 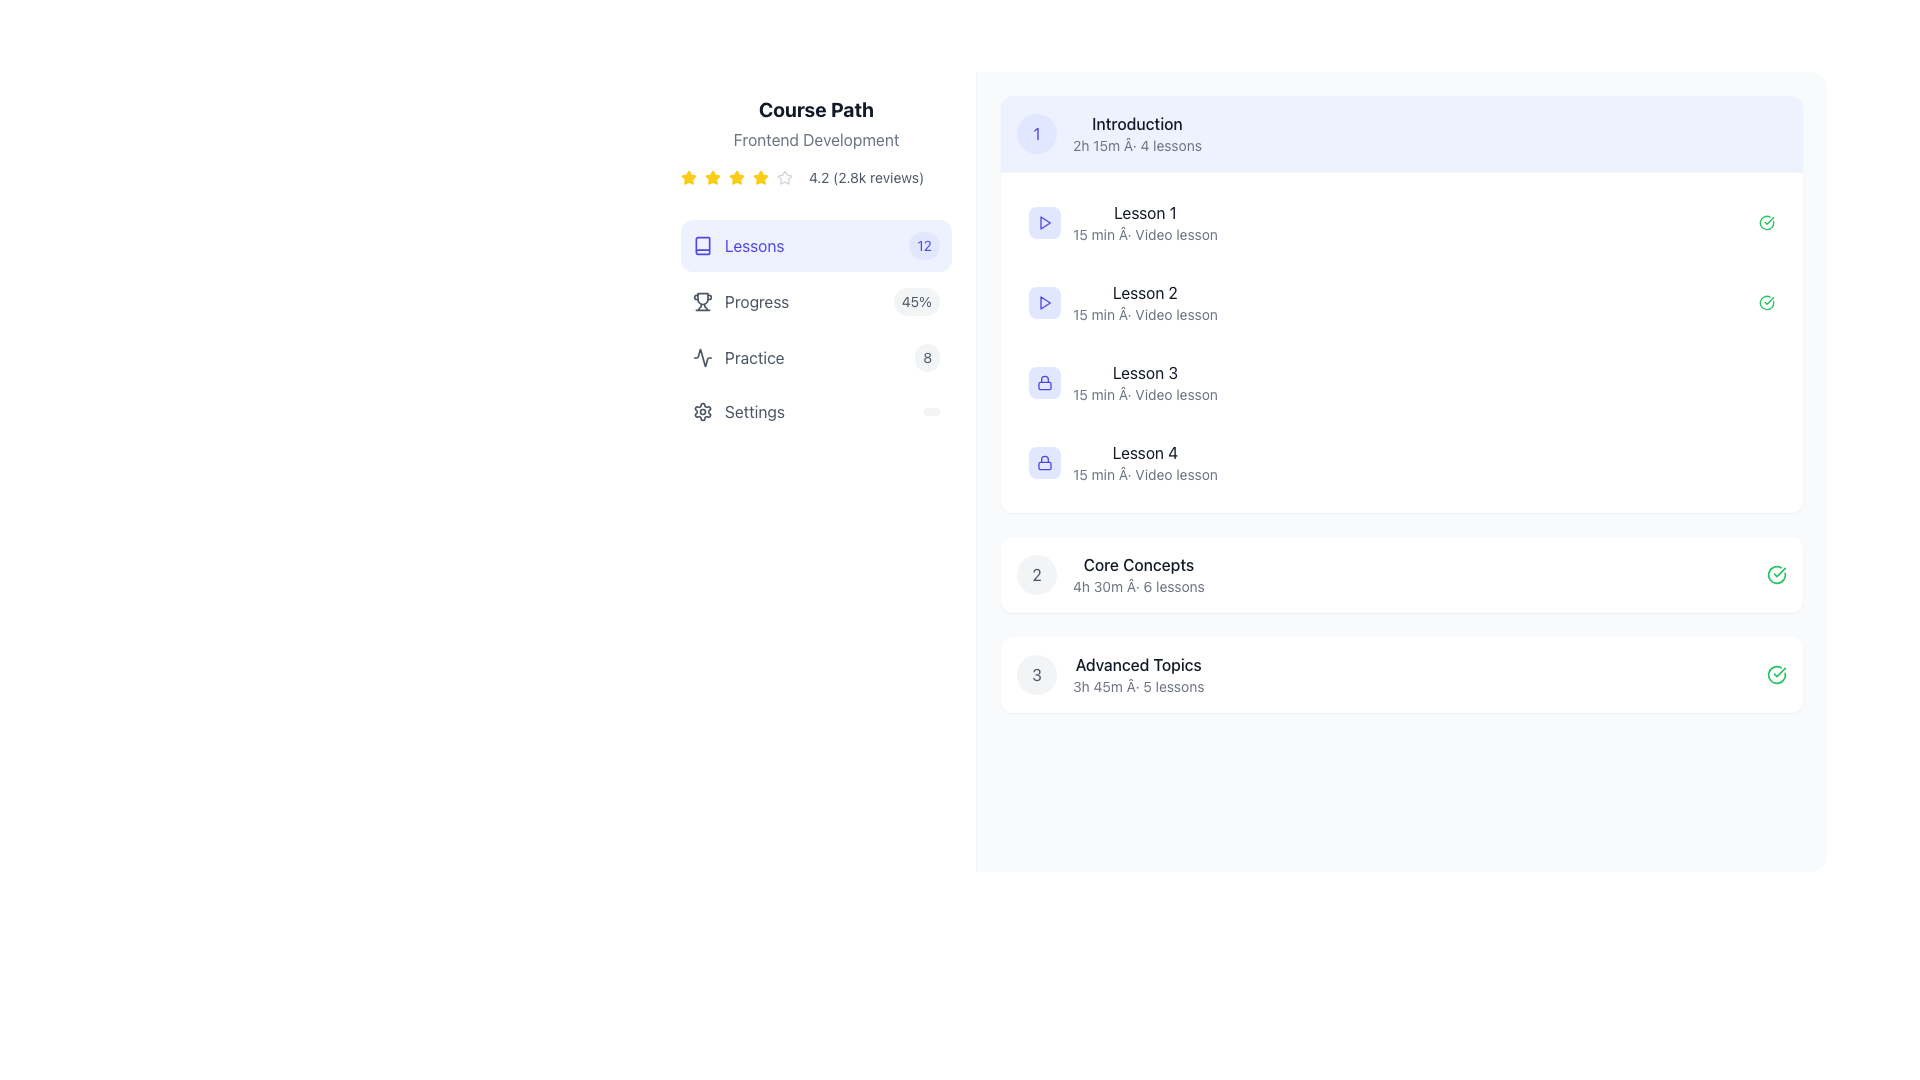 I want to click on the textual information display element titled 'Core Concepts' which provides details about the module, located as the second item in a vertical list, so click(x=1138, y=574).